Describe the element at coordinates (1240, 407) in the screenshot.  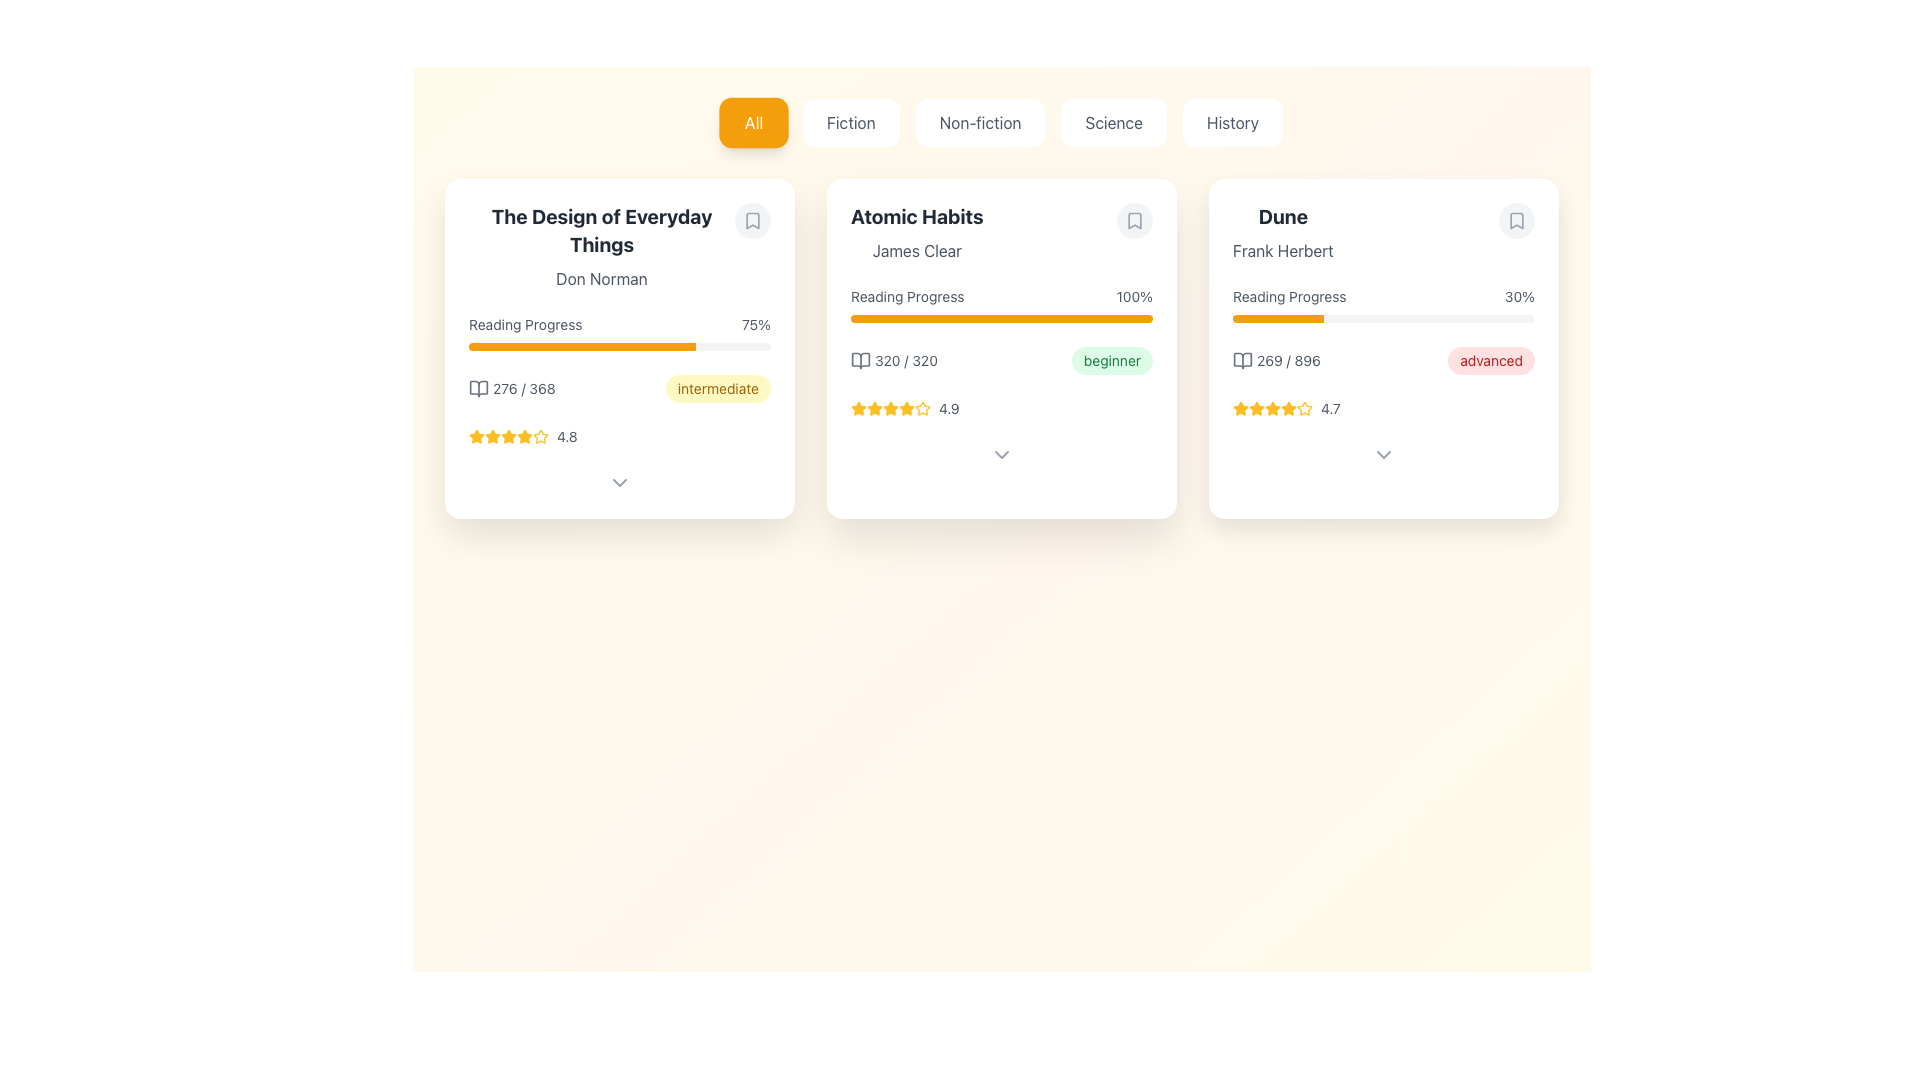
I see `the first star icon in the rating display under the 'Dune' card to indicate user ratings` at that location.